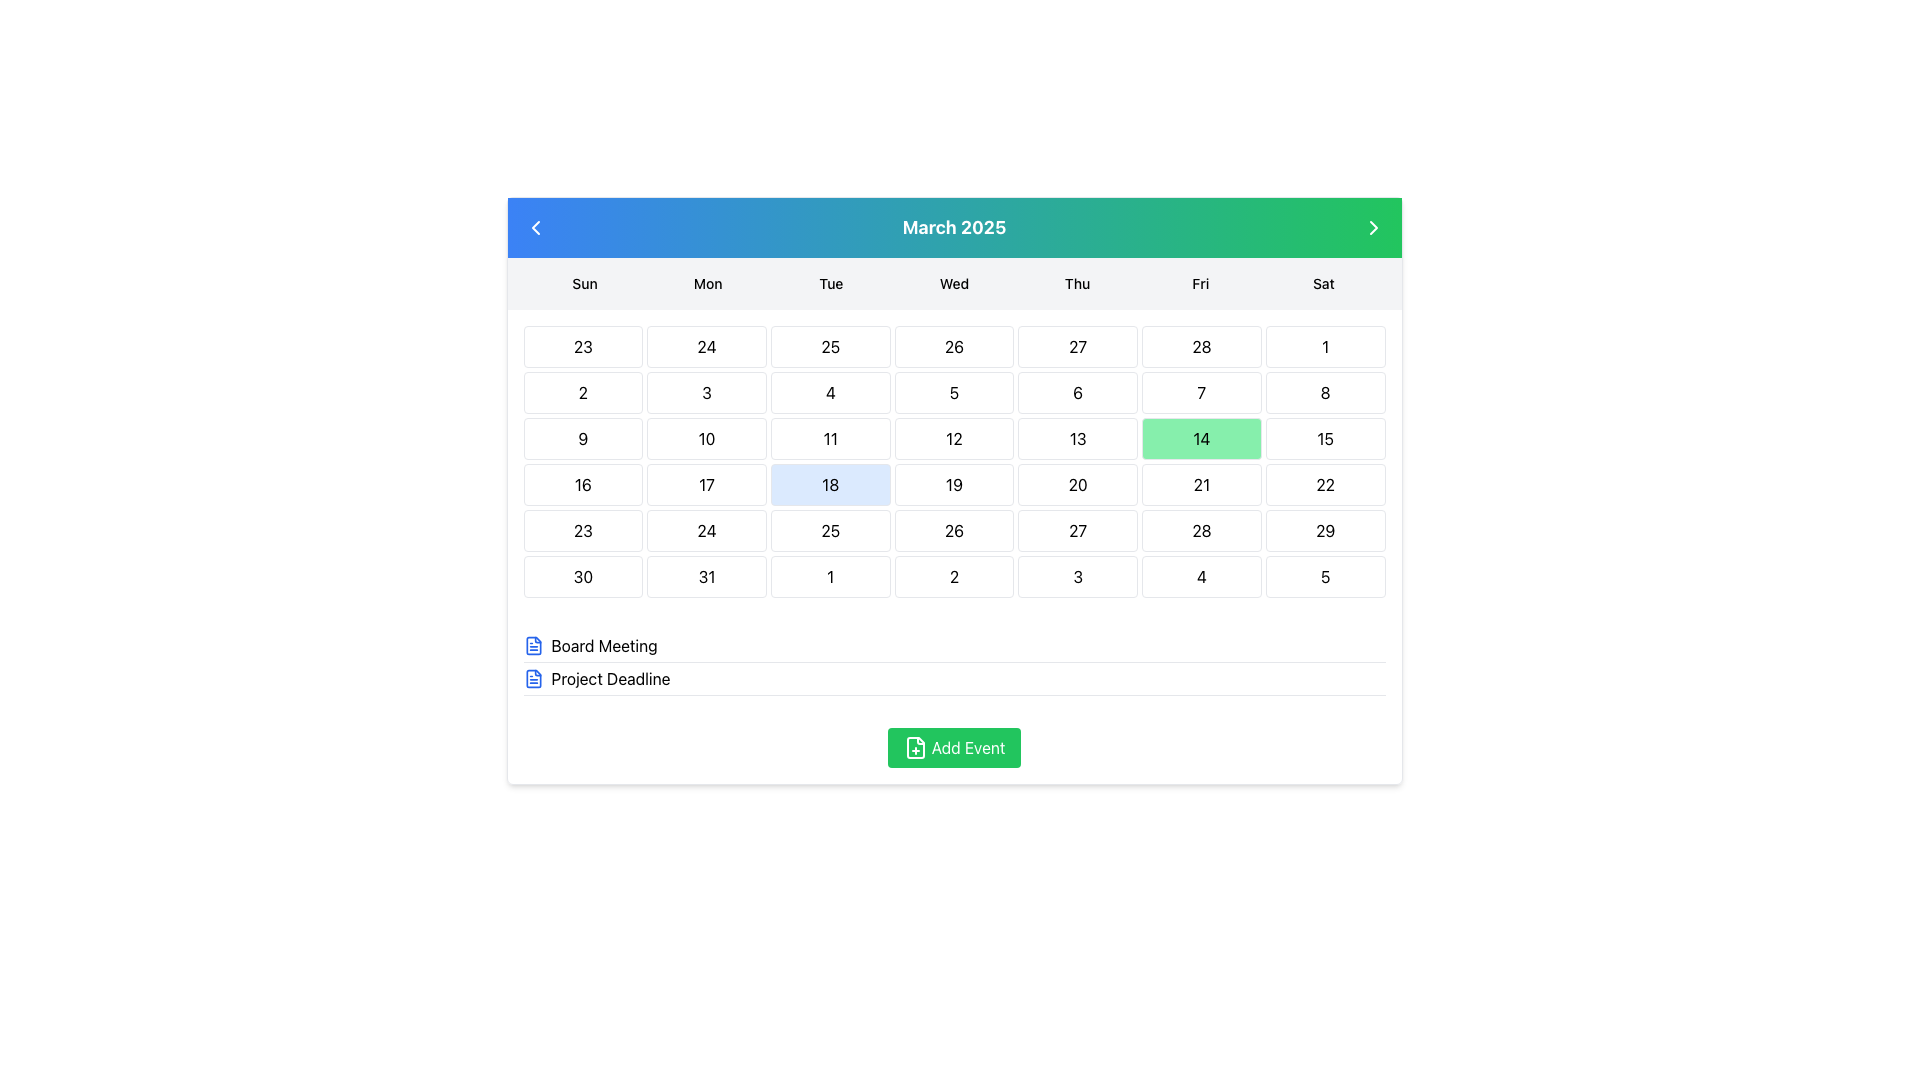  Describe the element at coordinates (582, 485) in the screenshot. I see `the Date button representing the date '16'` at that location.